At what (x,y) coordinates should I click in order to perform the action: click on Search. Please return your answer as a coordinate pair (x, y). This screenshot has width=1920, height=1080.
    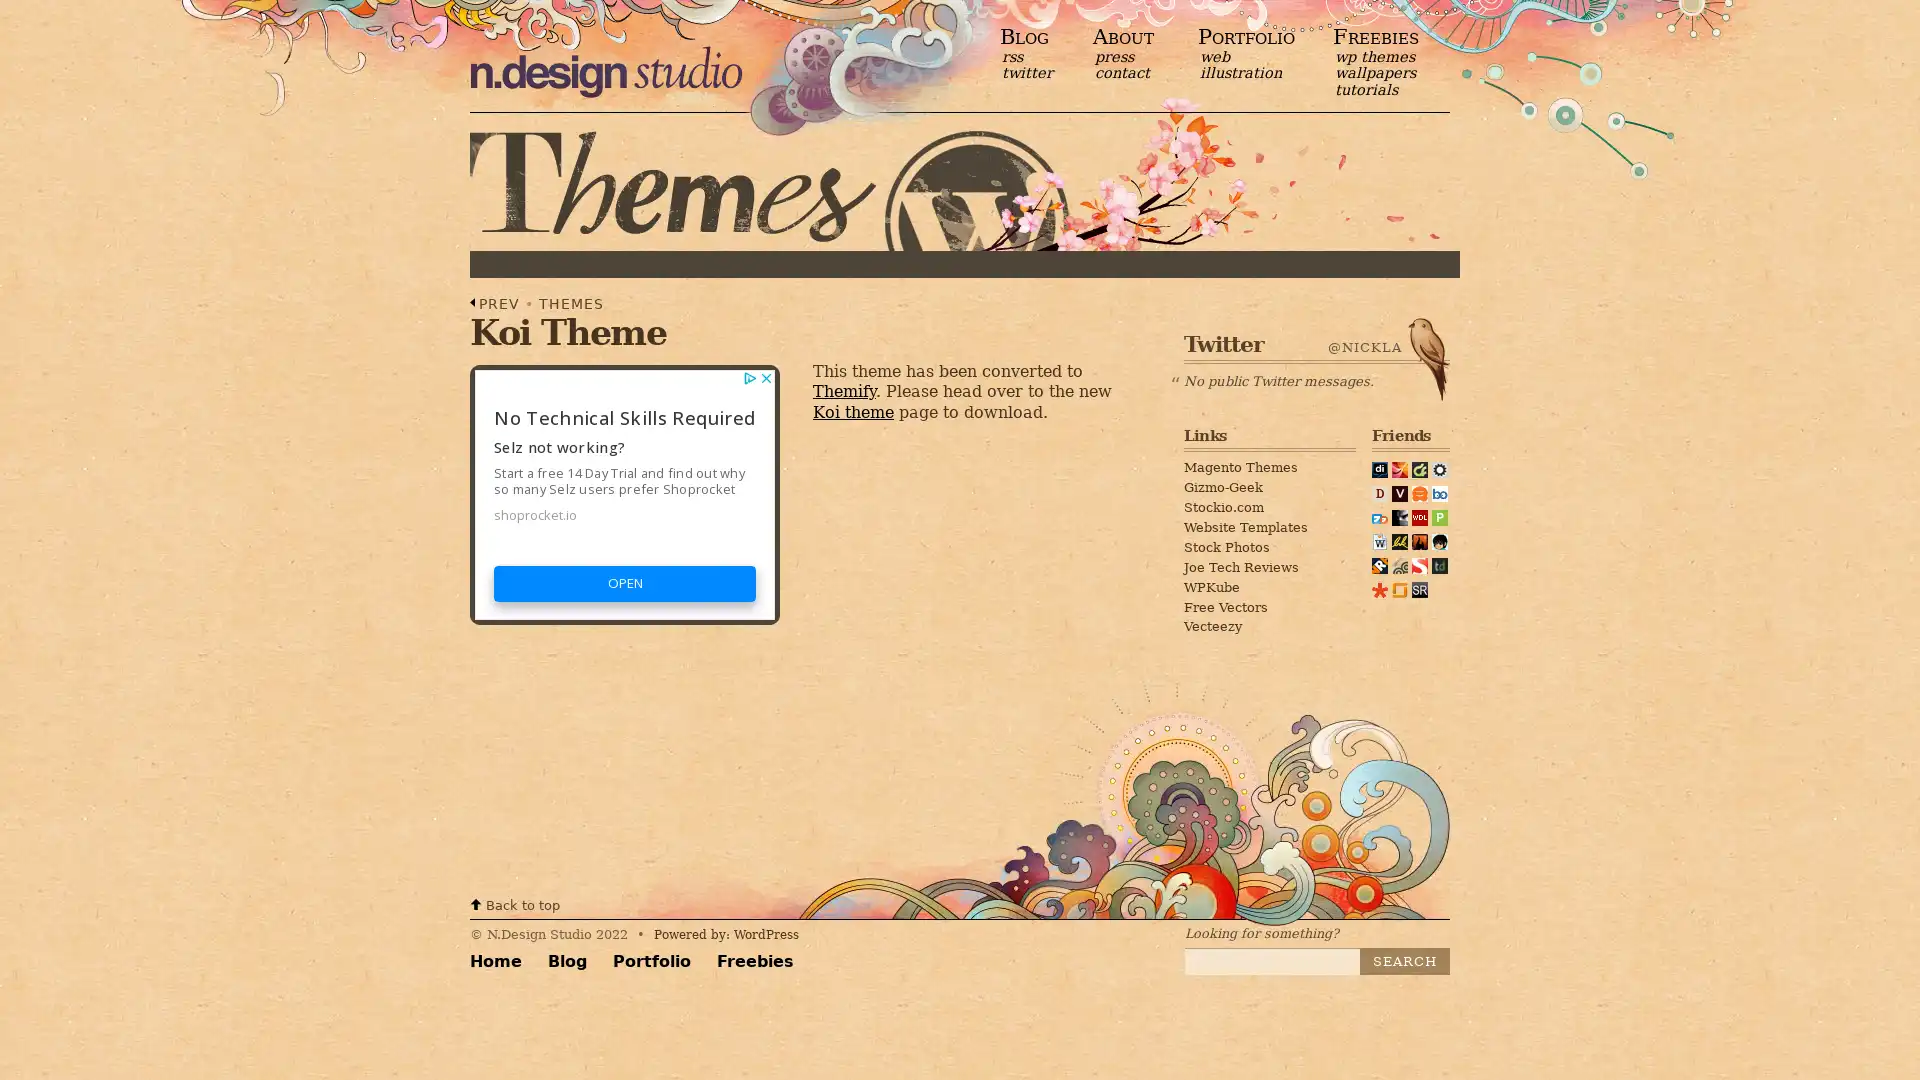
    Looking at the image, I should click on (1404, 960).